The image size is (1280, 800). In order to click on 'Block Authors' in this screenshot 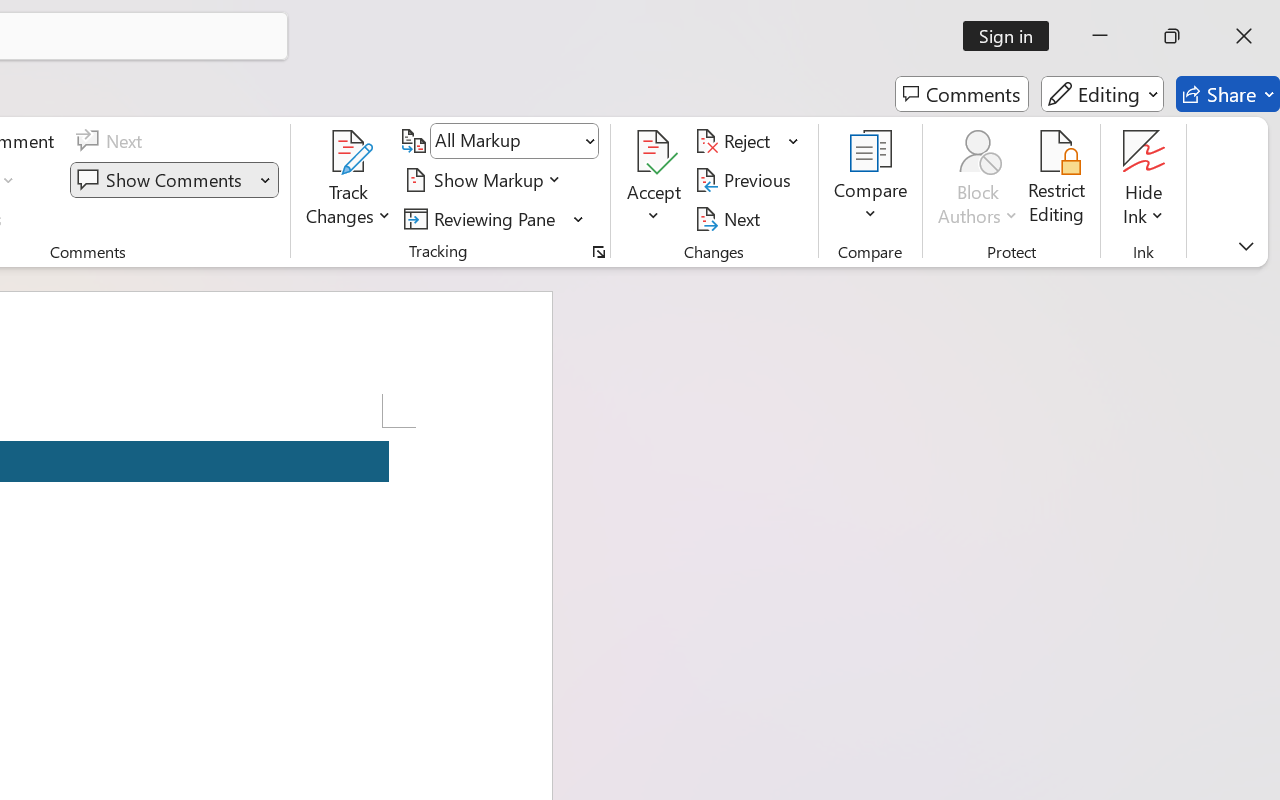, I will do `click(977, 151)`.